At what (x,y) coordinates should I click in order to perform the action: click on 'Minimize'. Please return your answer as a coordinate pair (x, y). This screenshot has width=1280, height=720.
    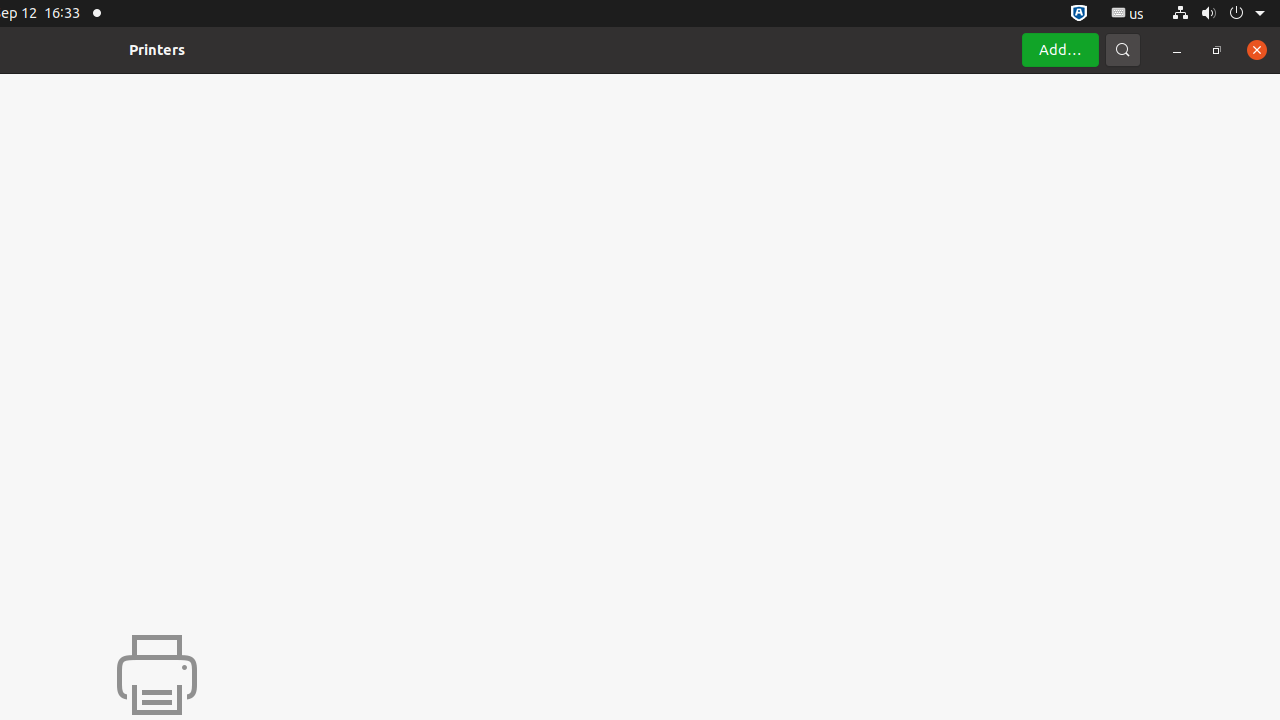
    Looking at the image, I should click on (1176, 48).